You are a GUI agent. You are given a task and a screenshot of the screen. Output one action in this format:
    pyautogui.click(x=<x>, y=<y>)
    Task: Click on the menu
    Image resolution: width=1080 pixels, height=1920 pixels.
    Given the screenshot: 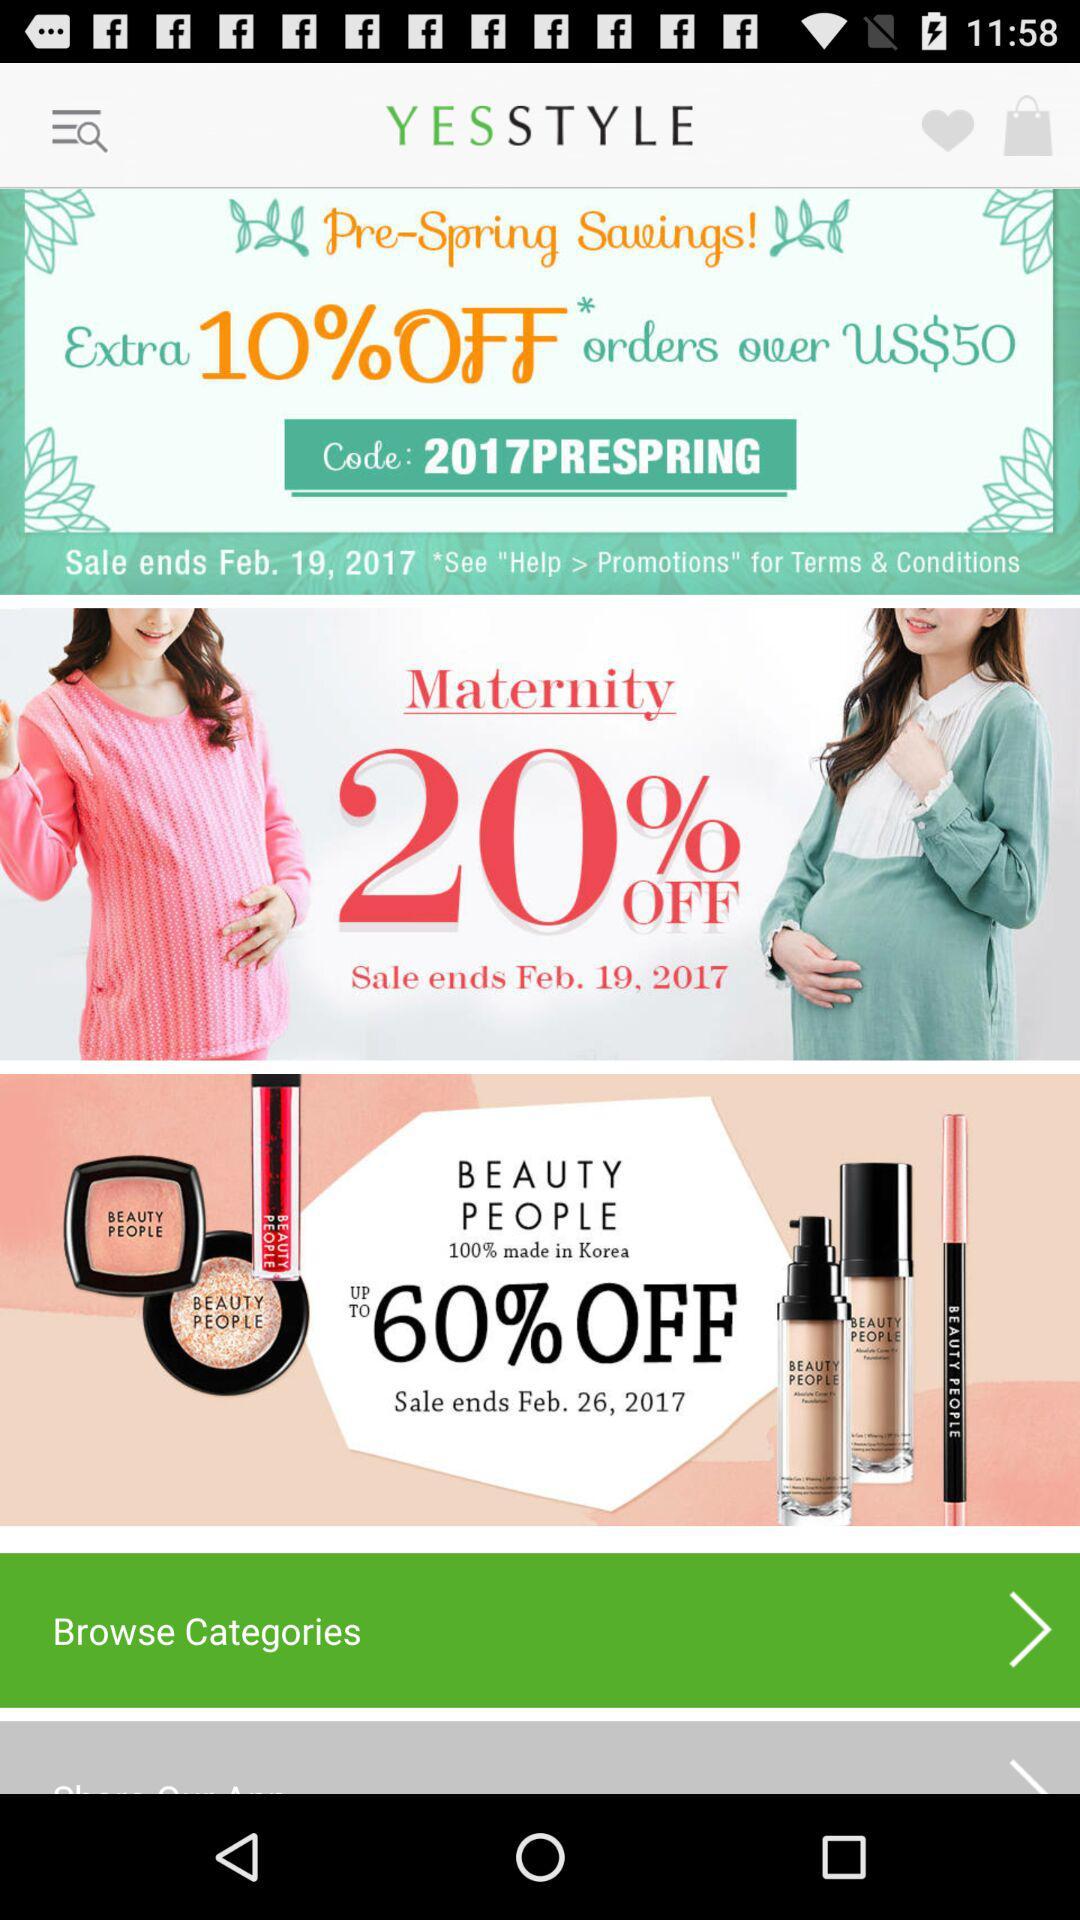 What is the action you would take?
    pyautogui.click(x=80, y=131)
    